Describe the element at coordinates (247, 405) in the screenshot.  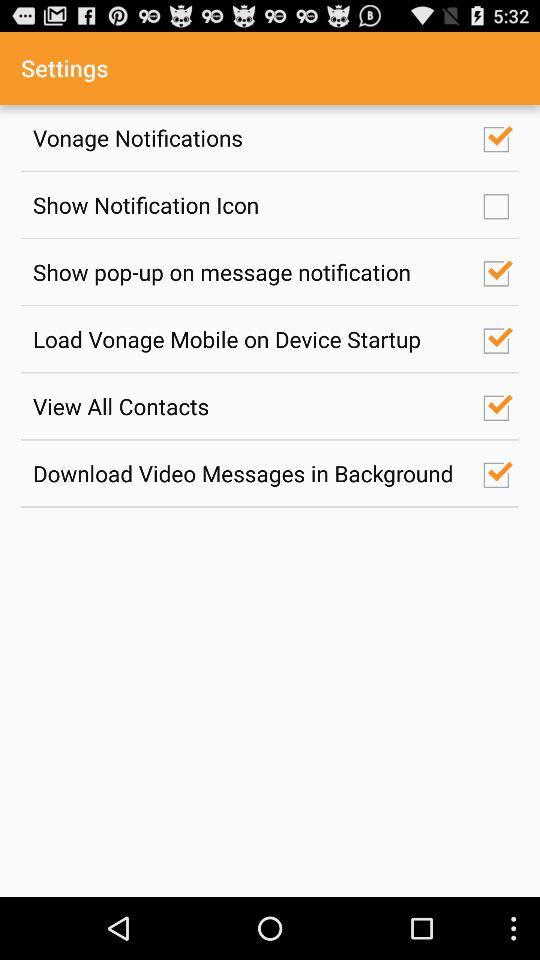
I see `the item above download video messages` at that location.